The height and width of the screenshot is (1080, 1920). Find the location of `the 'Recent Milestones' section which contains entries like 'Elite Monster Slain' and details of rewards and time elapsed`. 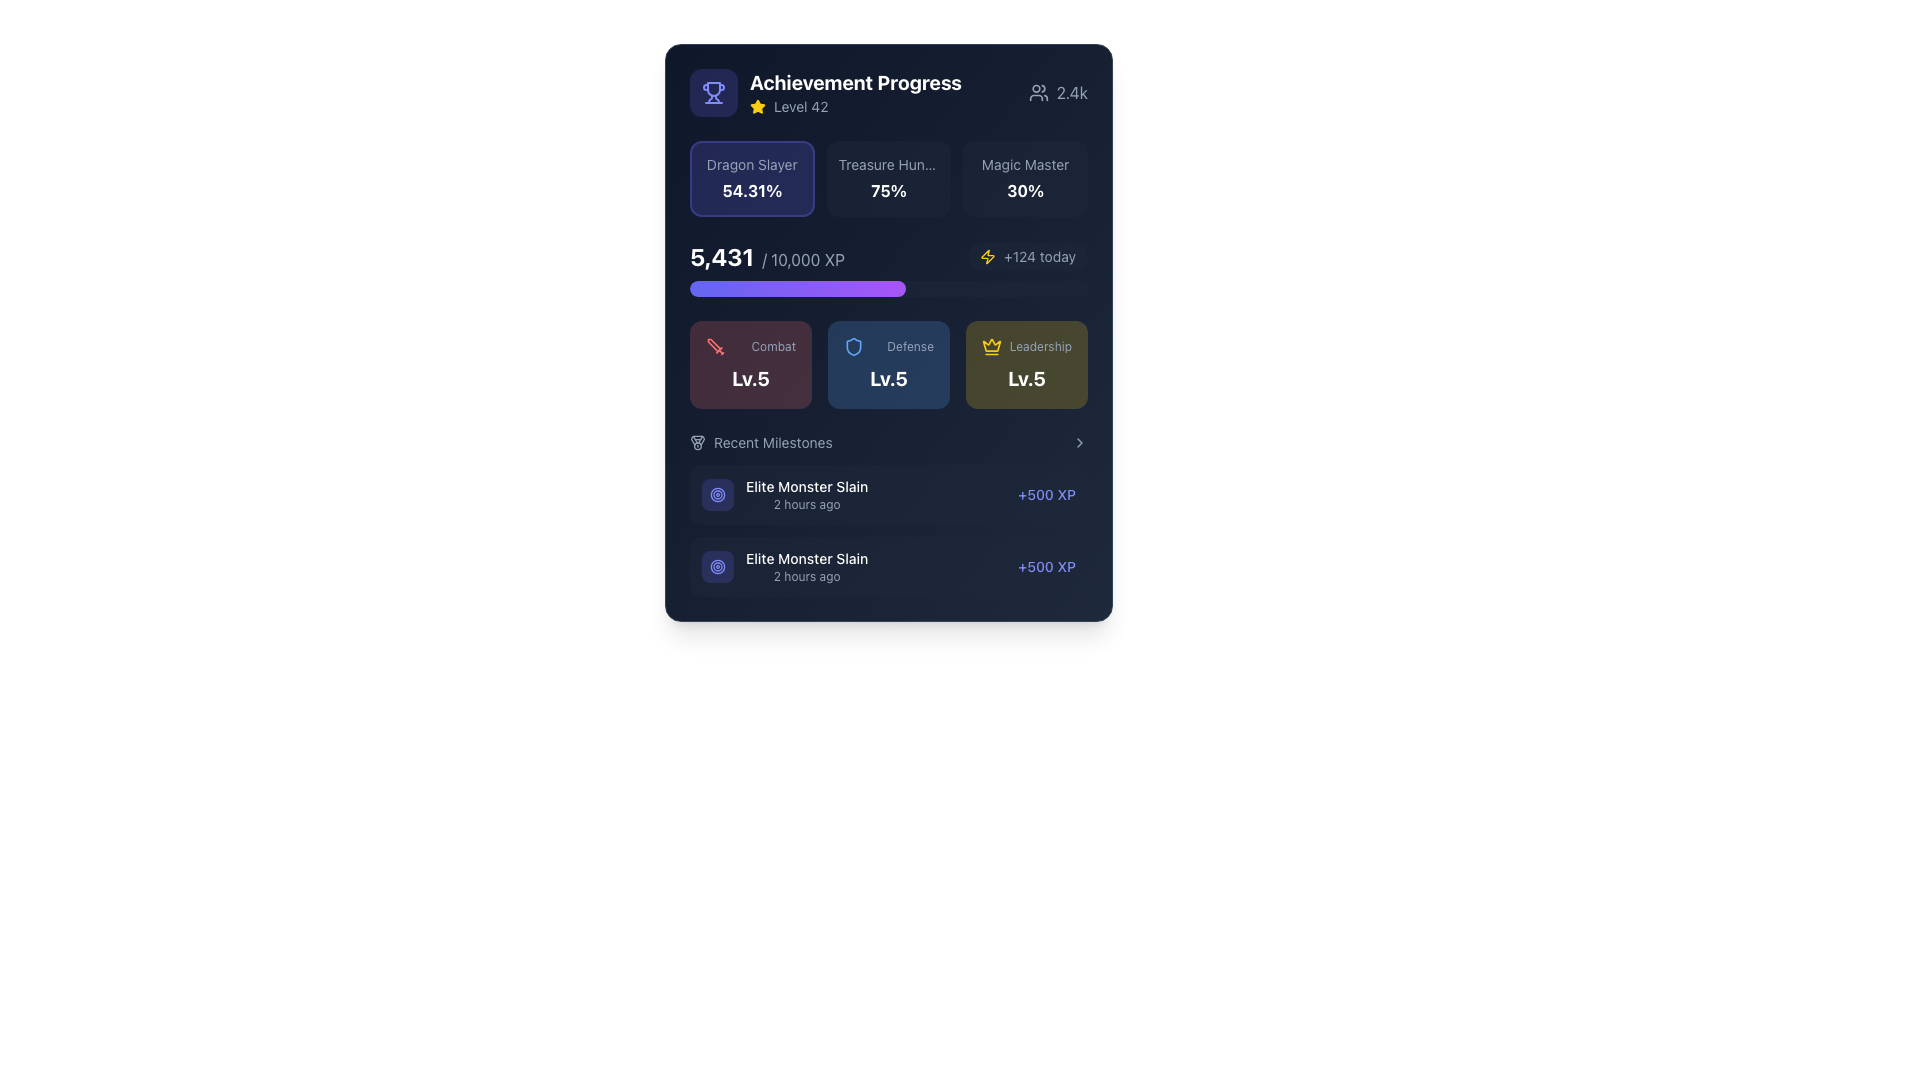

the 'Recent Milestones' section which contains entries like 'Elite Monster Slain' and details of rewards and time elapsed is located at coordinates (887, 514).